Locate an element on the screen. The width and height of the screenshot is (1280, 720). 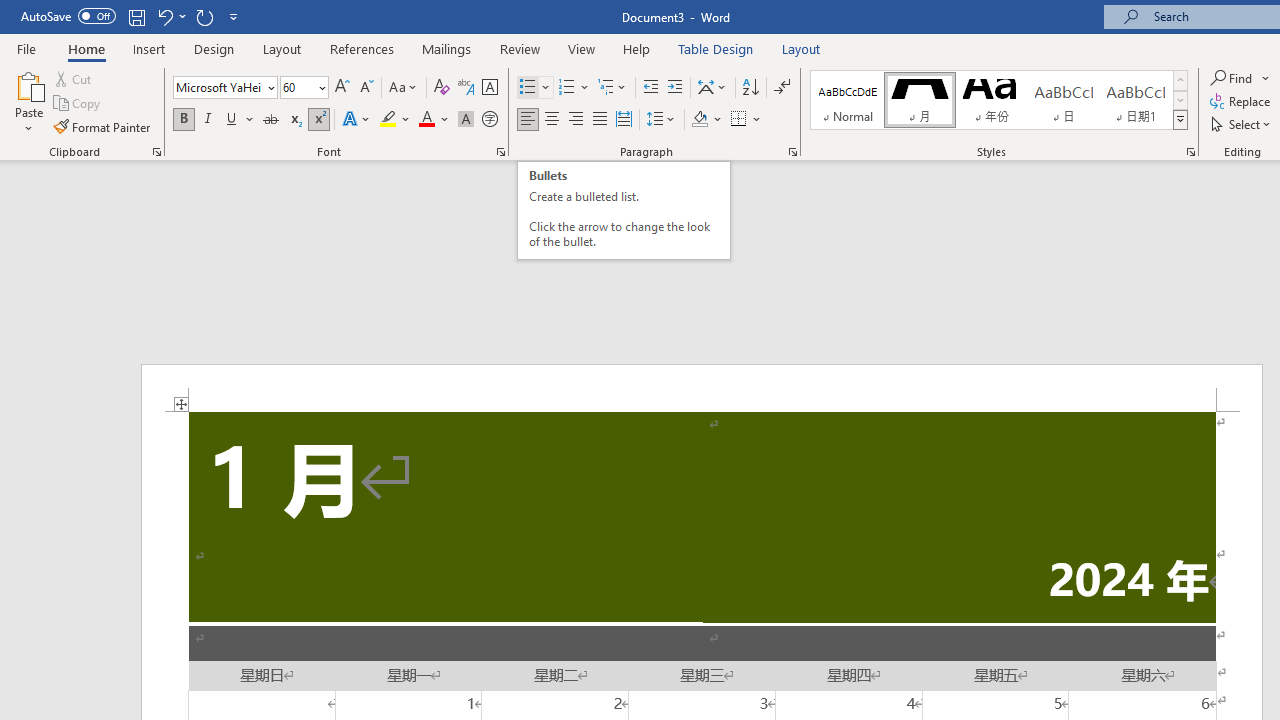
'Character Border' is located at coordinates (489, 86).